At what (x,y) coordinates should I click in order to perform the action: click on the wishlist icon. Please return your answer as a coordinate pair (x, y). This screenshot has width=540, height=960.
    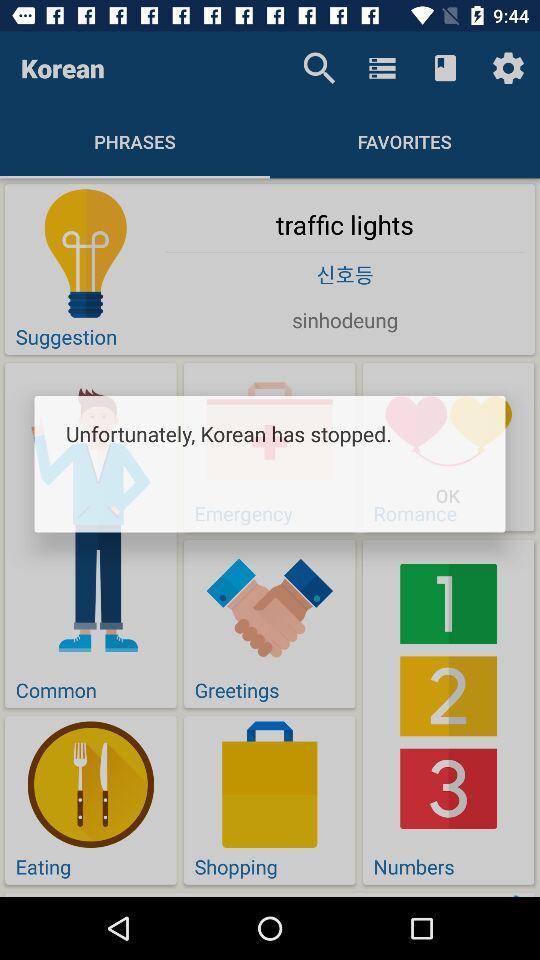
    Looking at the image, I should click on (445, 68).